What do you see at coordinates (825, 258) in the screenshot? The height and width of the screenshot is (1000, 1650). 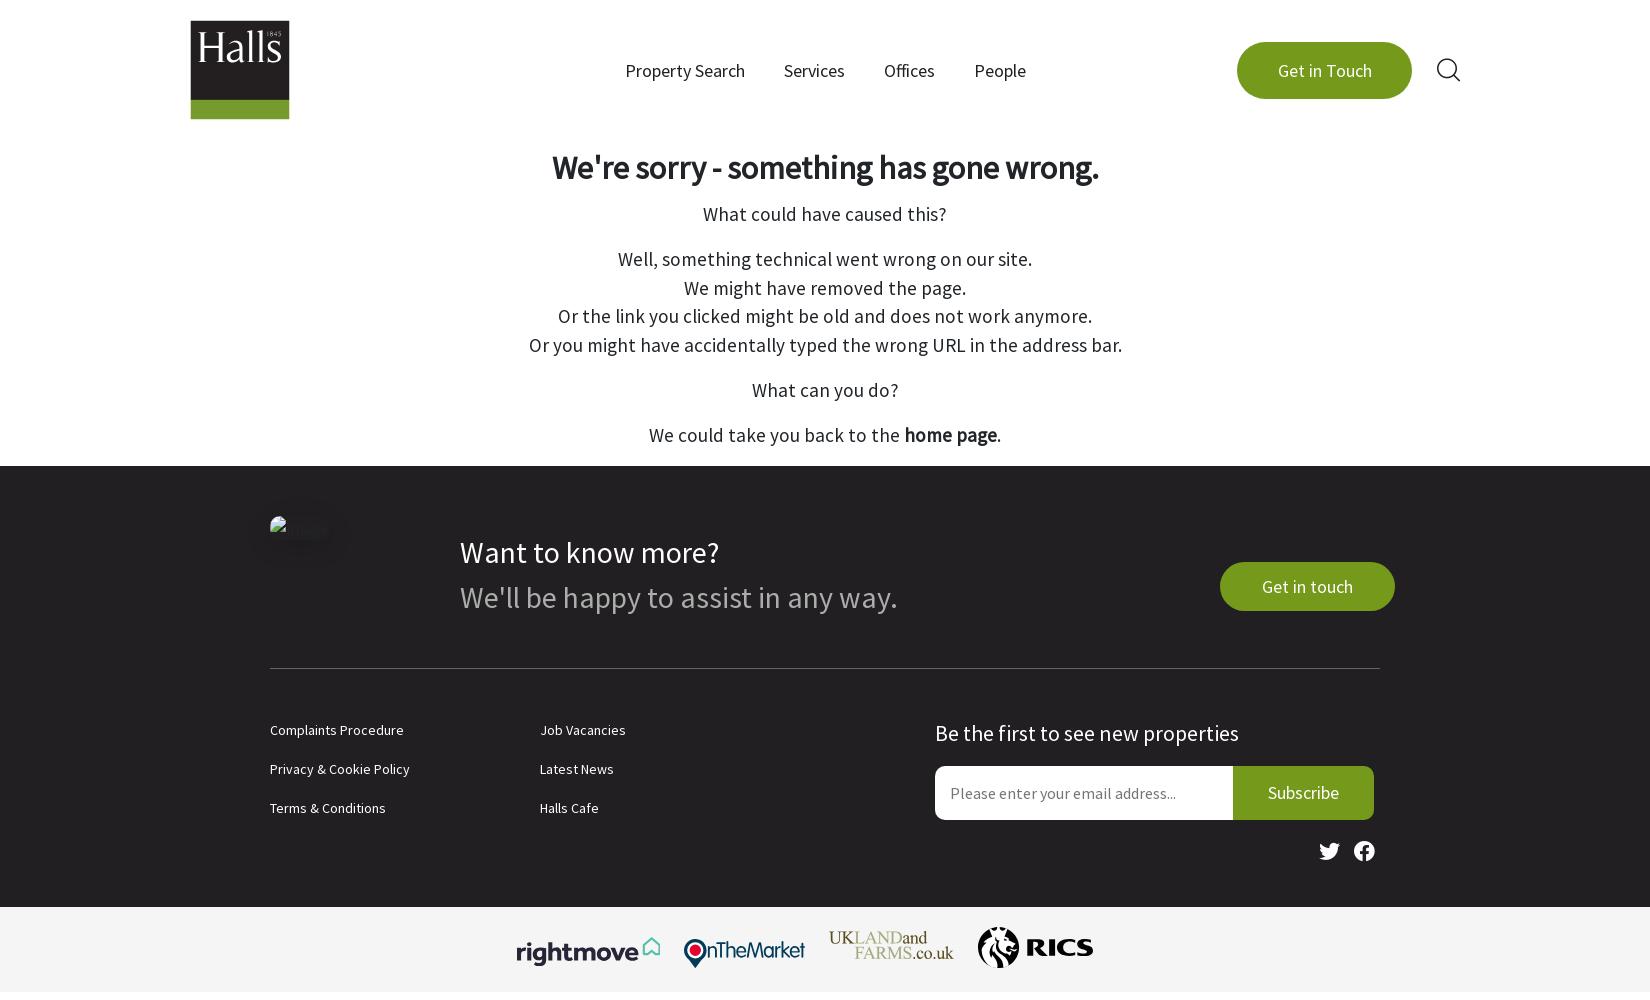 I see `'Well, something technical went wrong on our site.'` at bounding box center [825, 258].